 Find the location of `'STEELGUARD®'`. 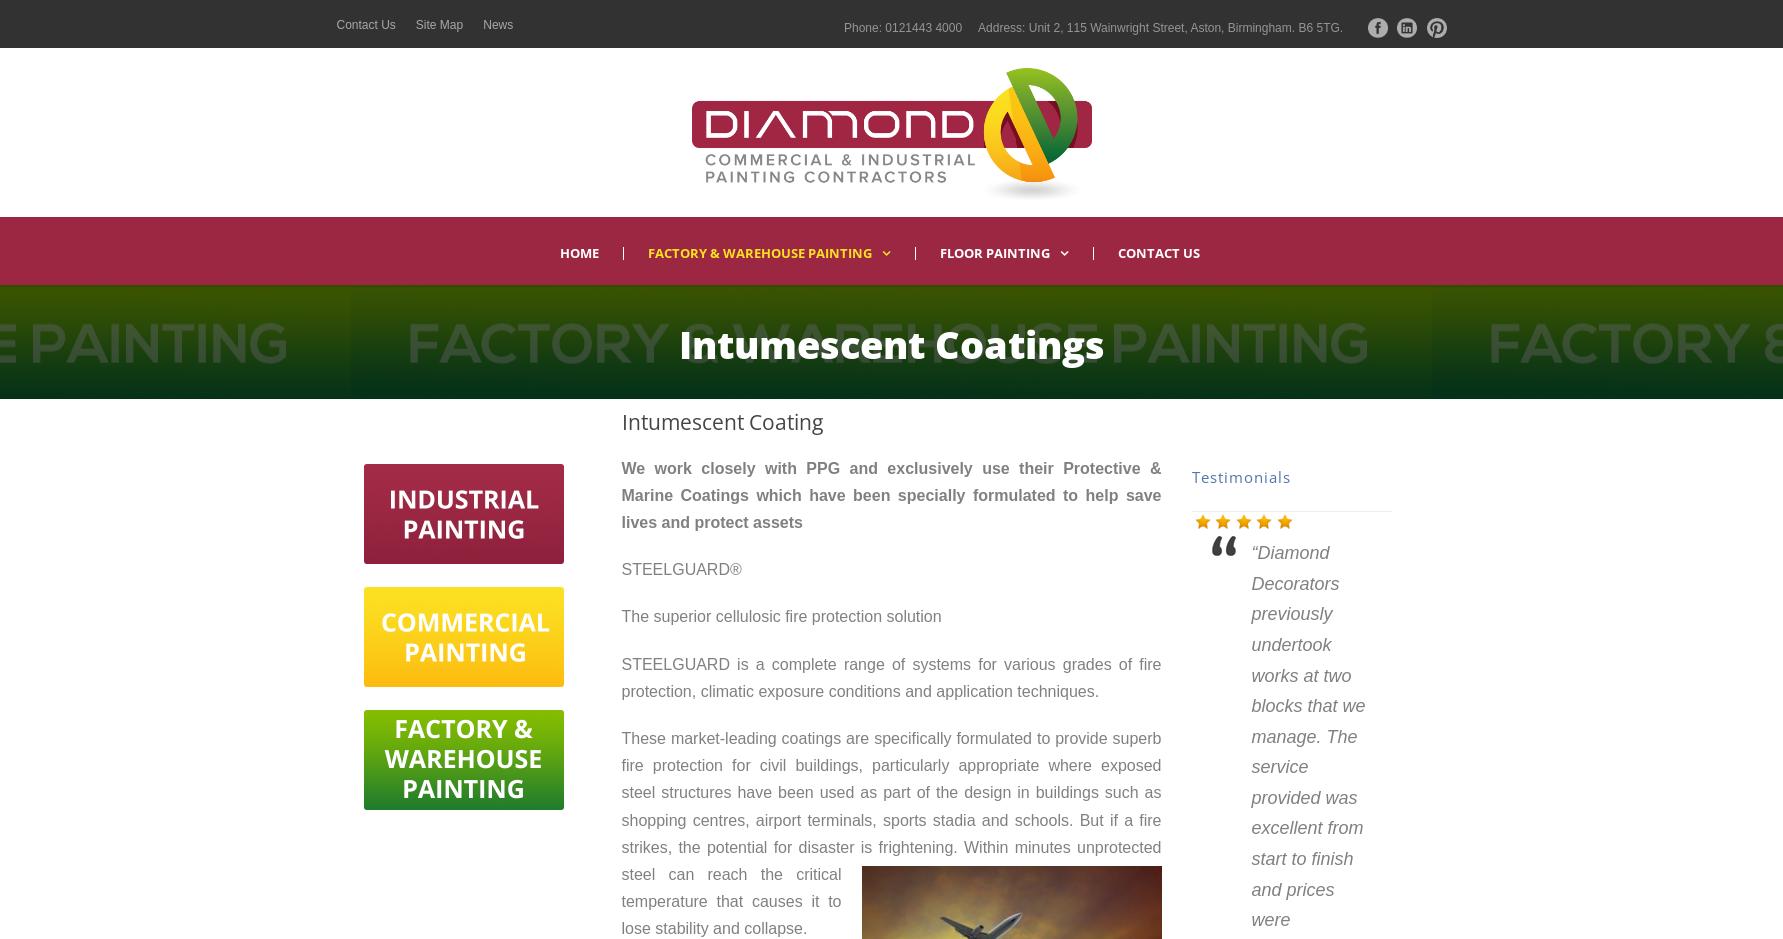

'STEELGUARD®' is located at coordinates (621, 568).